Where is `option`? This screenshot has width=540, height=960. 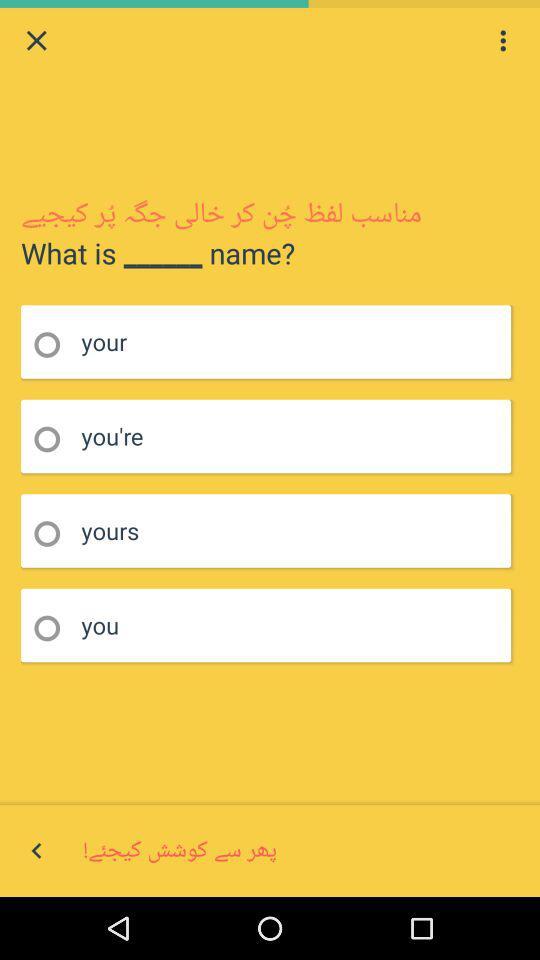
option is located at coordinates (53, 439).